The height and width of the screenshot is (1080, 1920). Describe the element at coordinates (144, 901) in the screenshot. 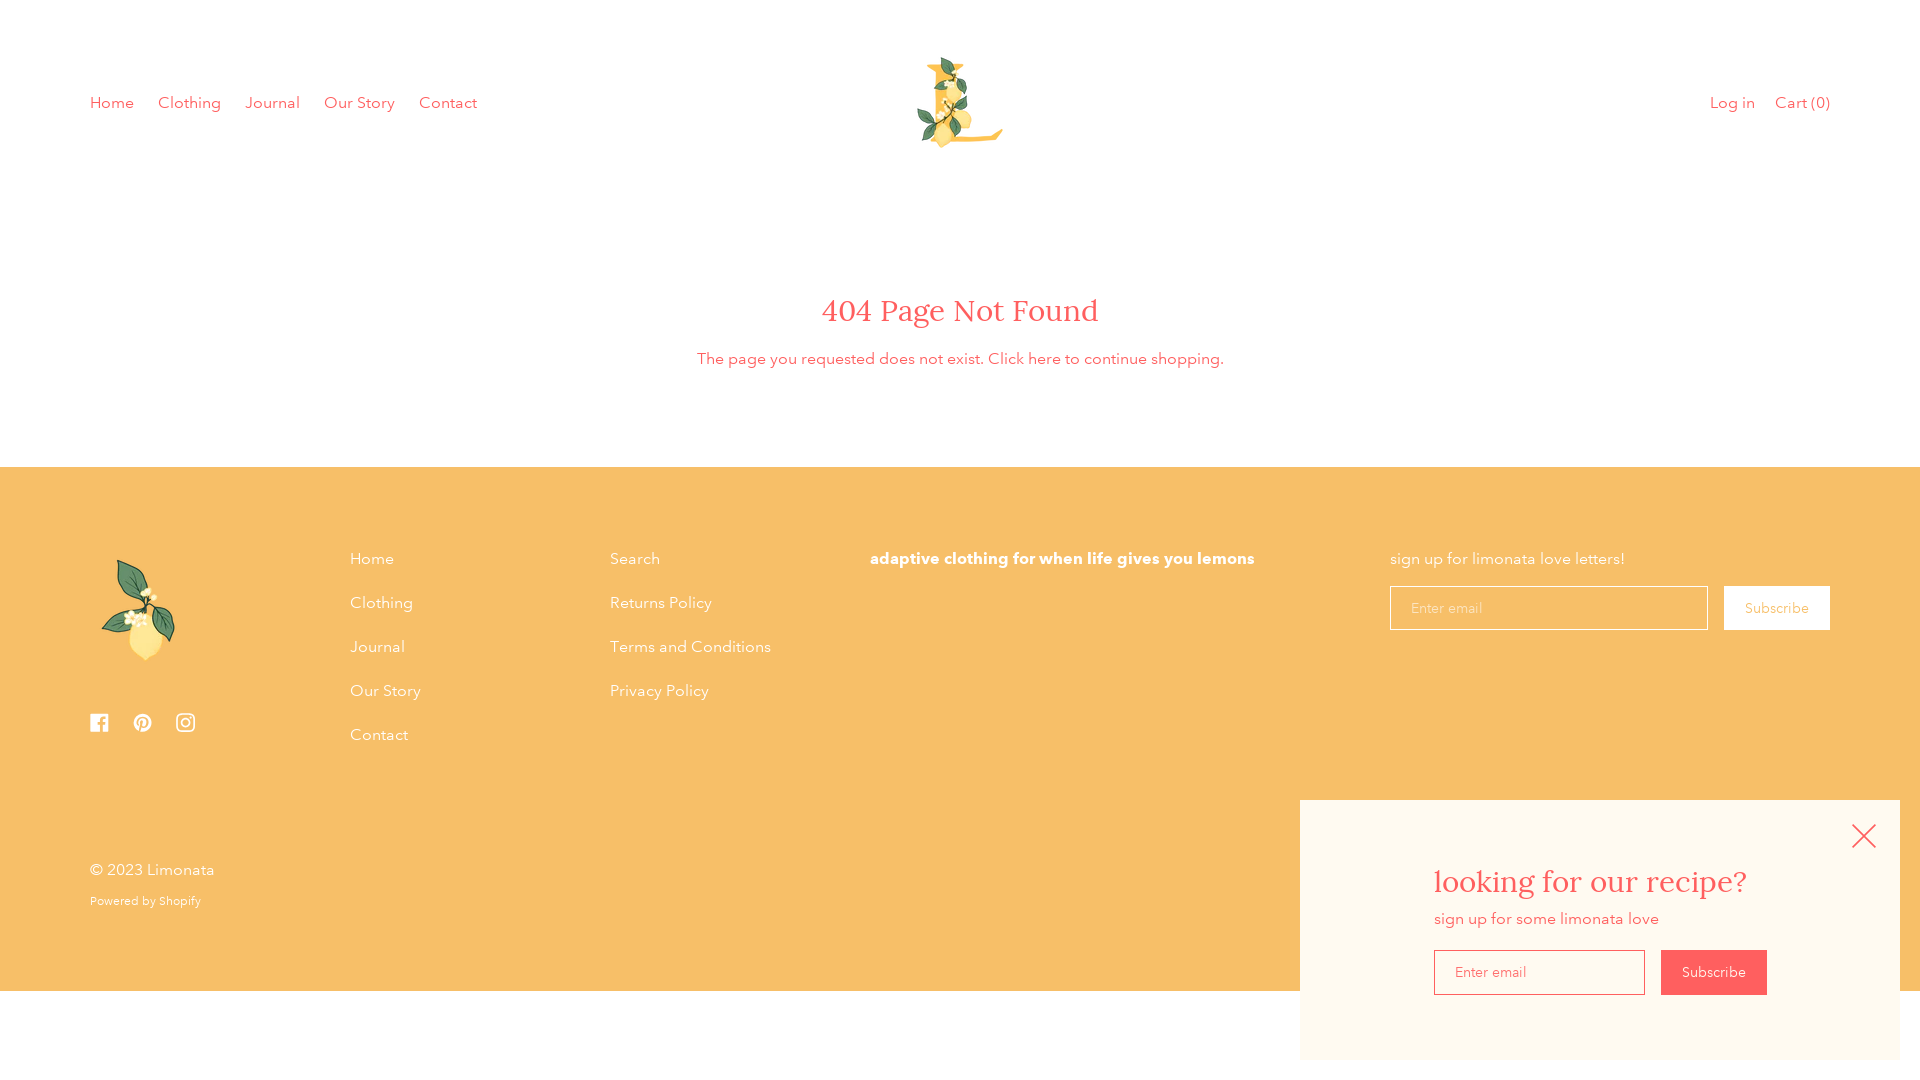

I see `'Powered by Shopify'` at that location.